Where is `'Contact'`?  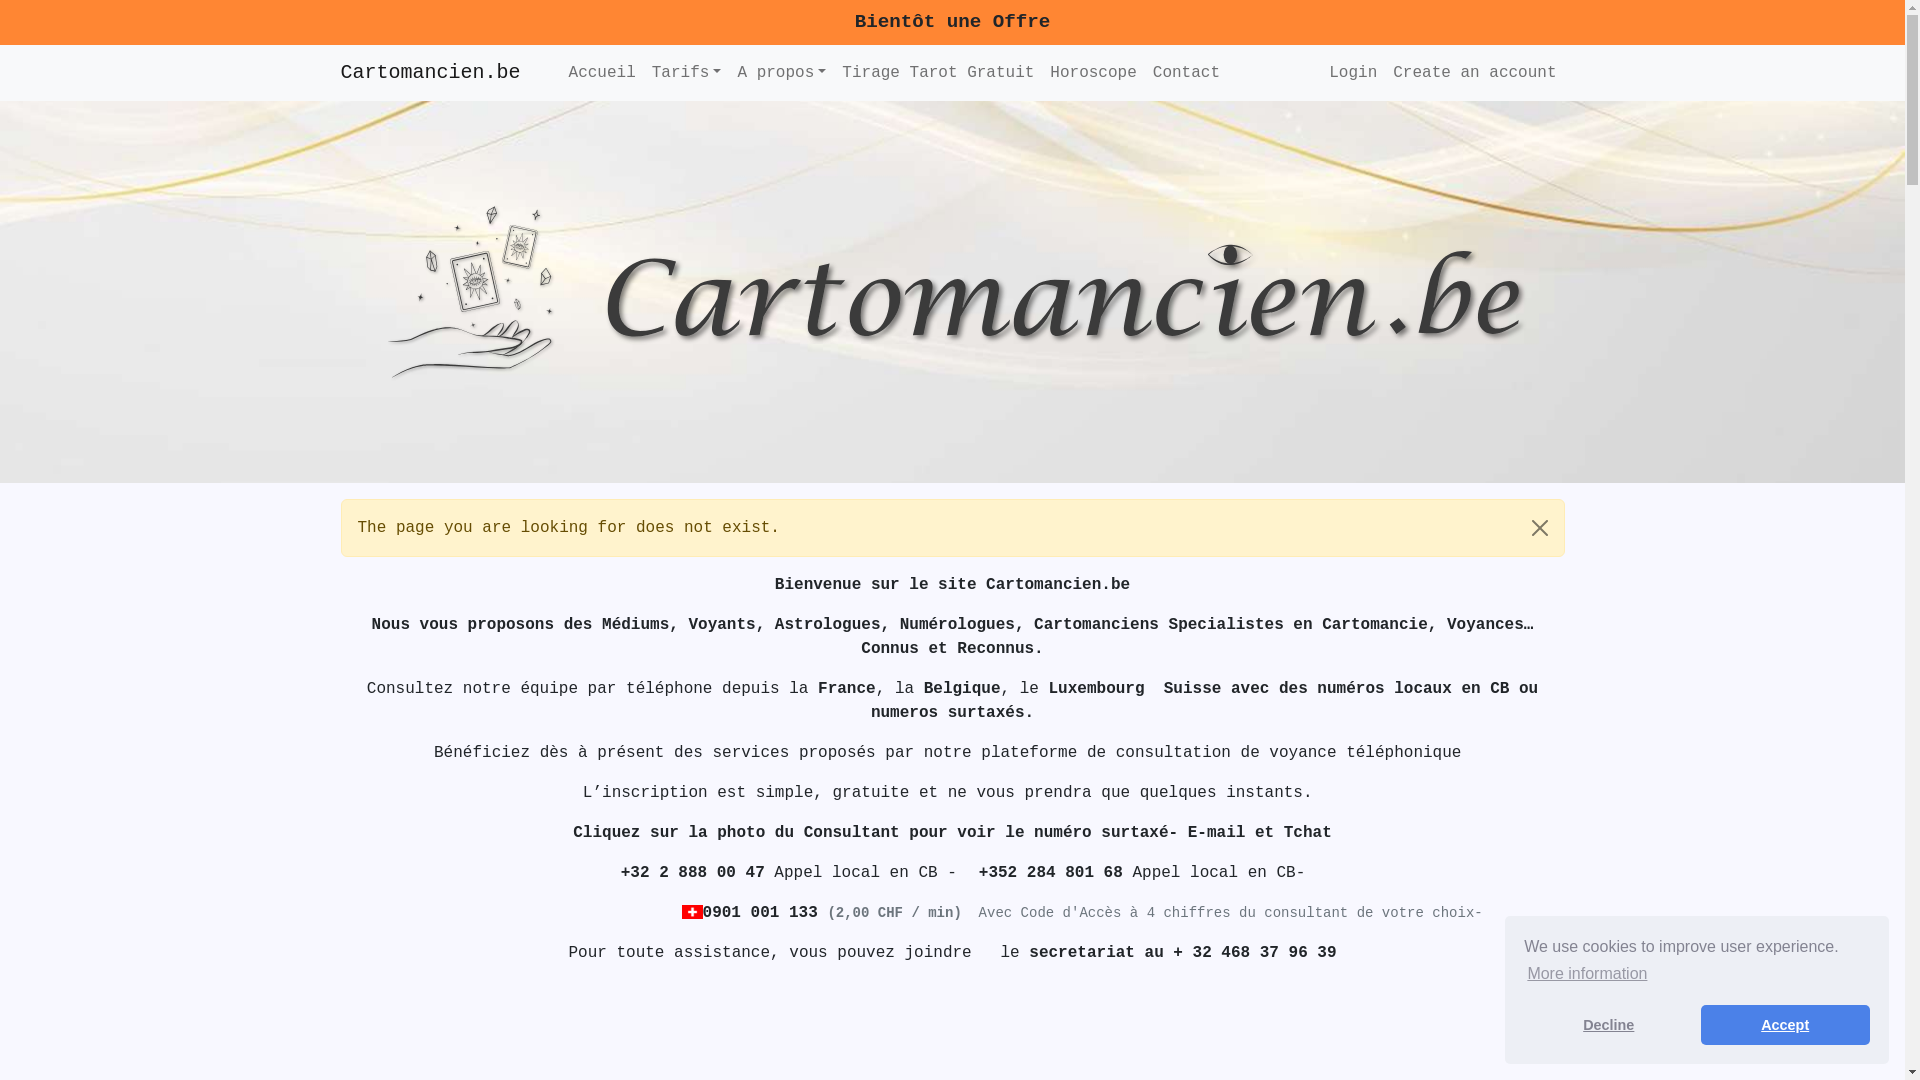
'Contact' is located at coordinates (1186, 72).